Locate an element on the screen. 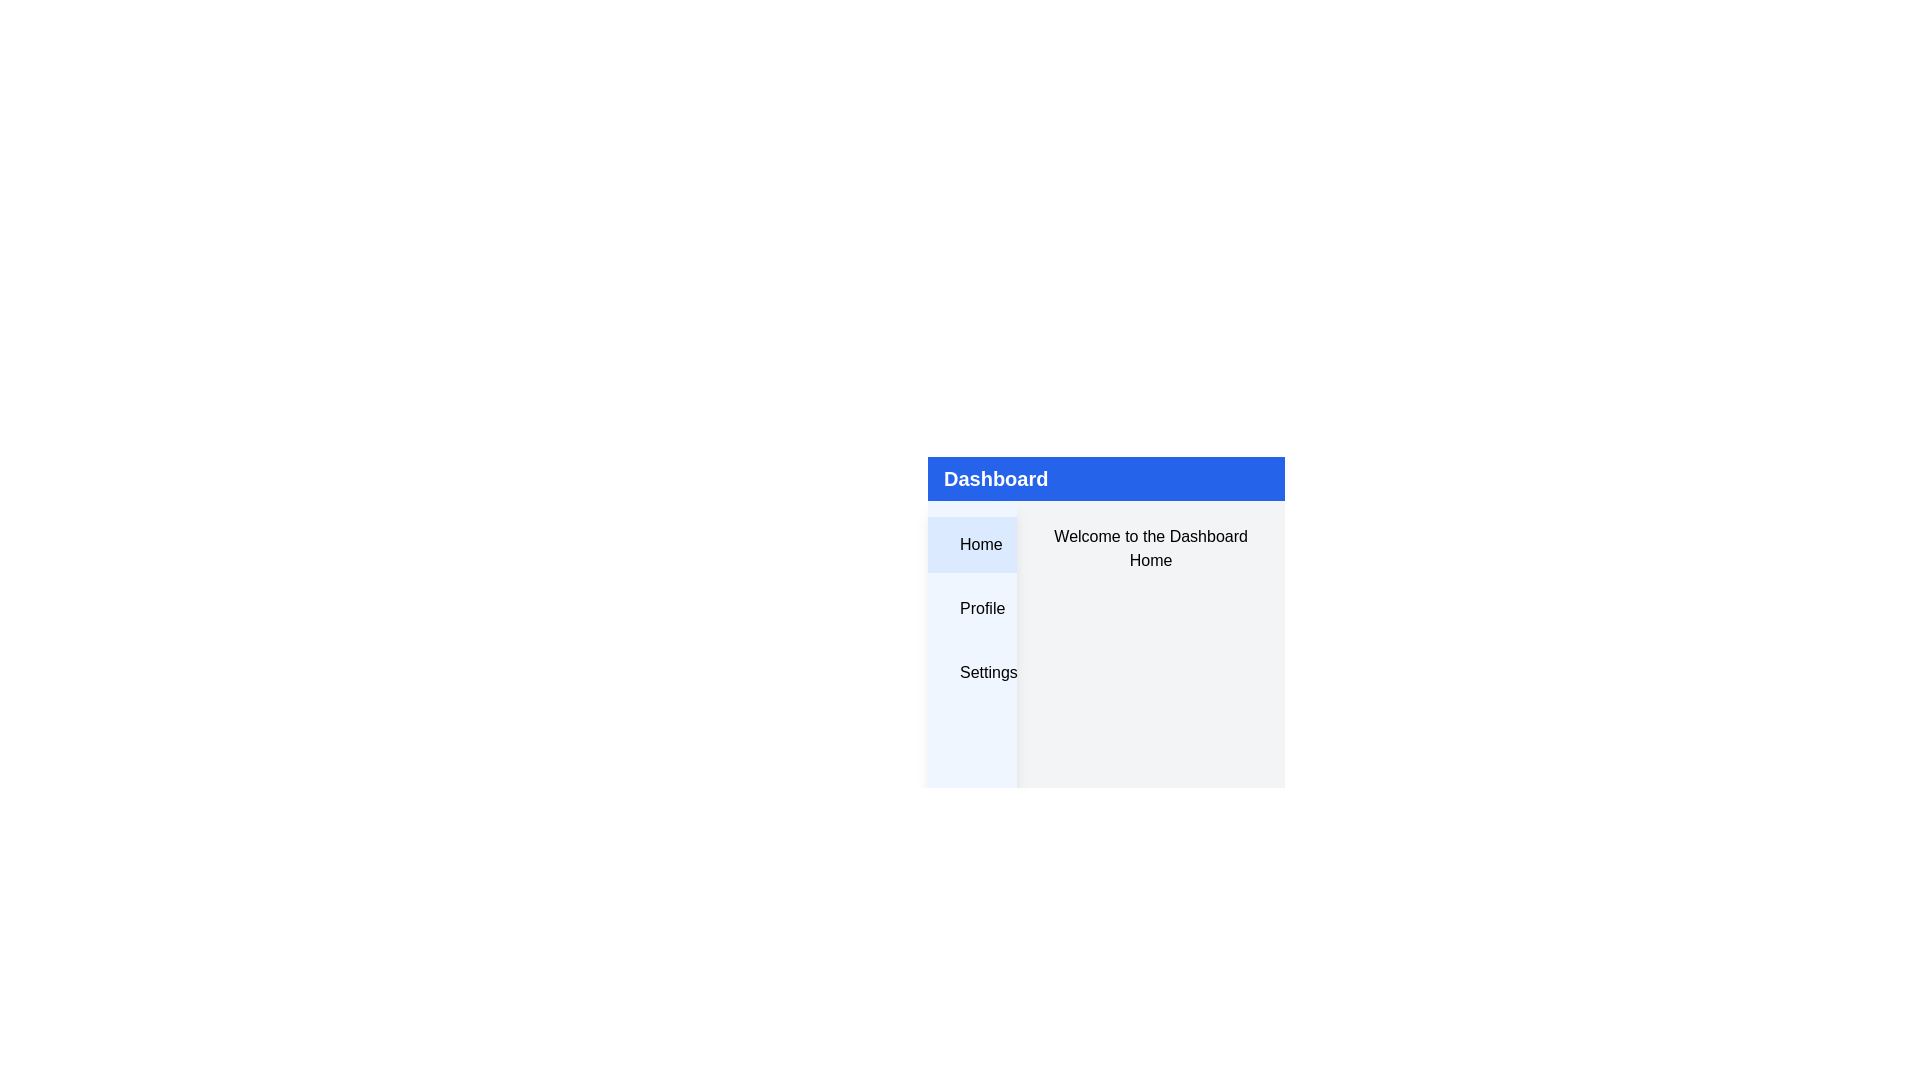  the menu item labeled Settings to navigate to the corresponding section is located at coordinates (972, 672).